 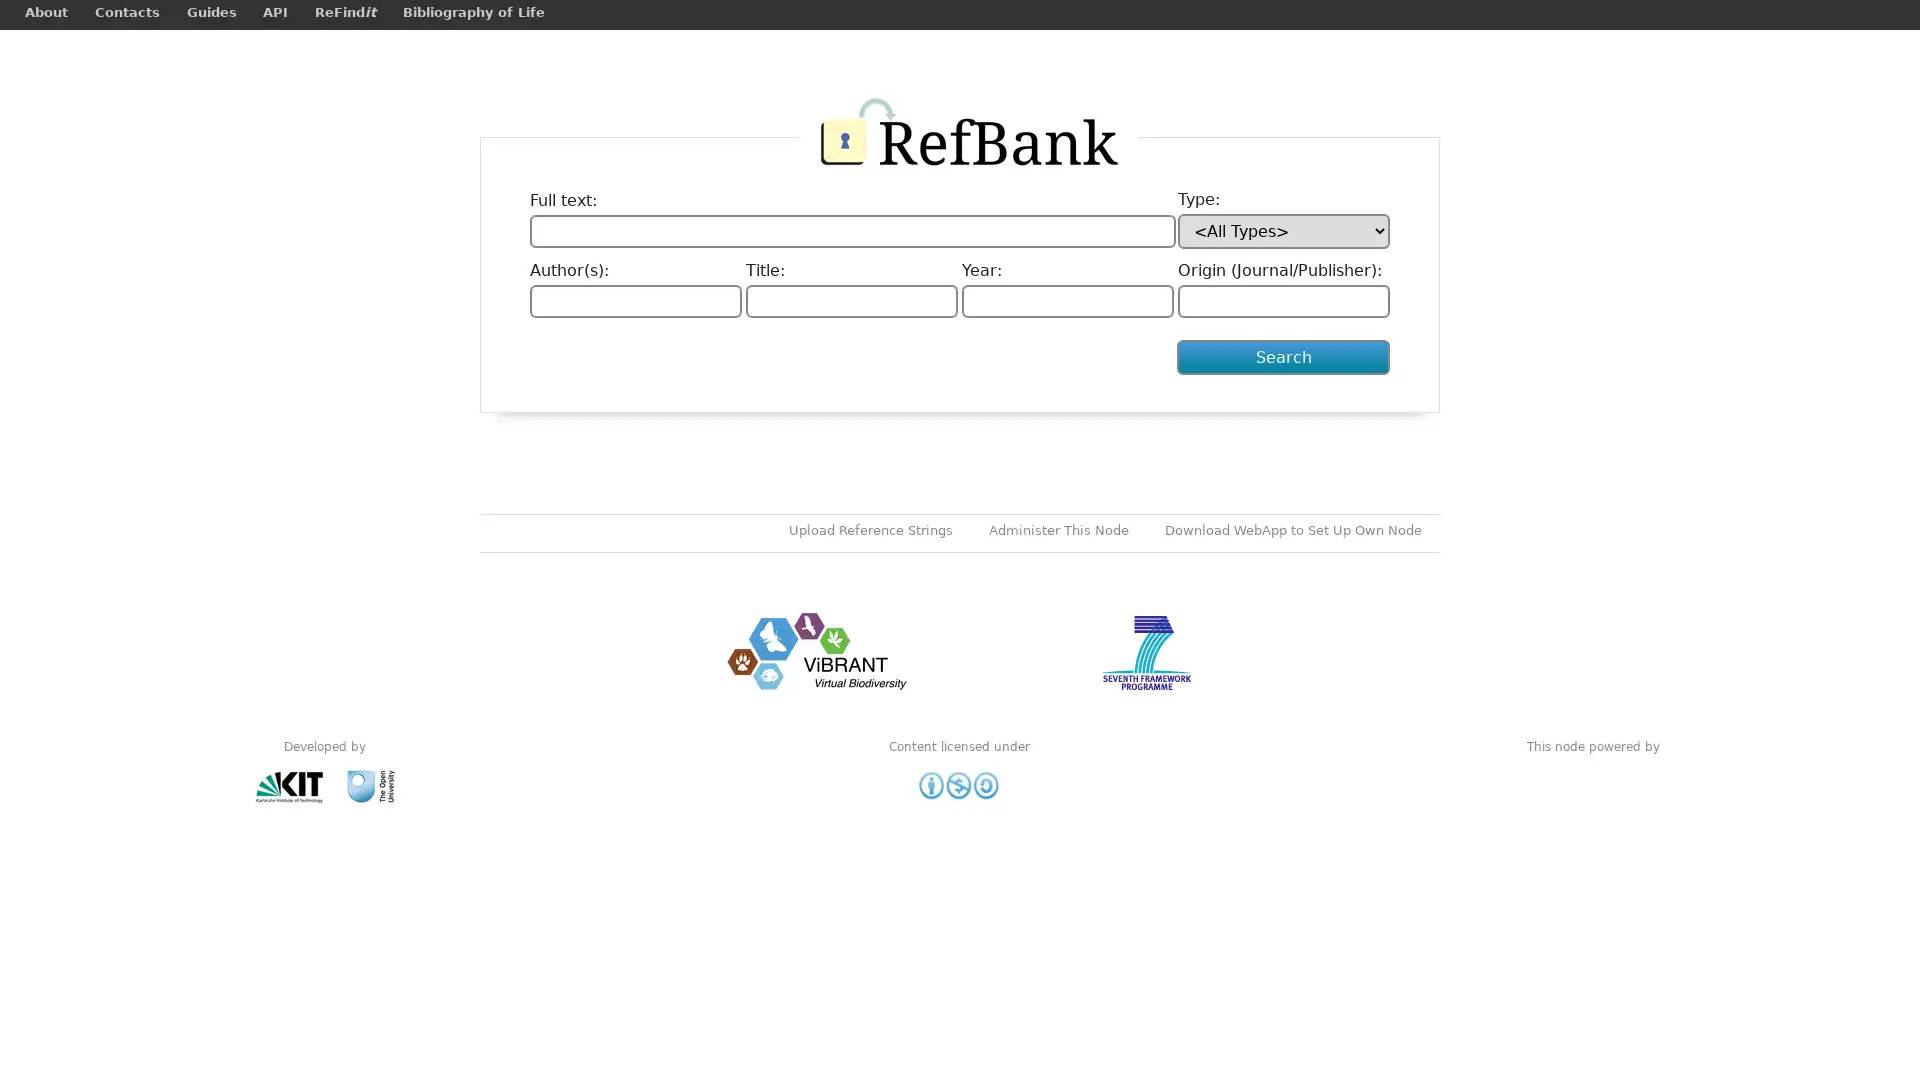 I want to click on Search, so click(x=1283, y=373).